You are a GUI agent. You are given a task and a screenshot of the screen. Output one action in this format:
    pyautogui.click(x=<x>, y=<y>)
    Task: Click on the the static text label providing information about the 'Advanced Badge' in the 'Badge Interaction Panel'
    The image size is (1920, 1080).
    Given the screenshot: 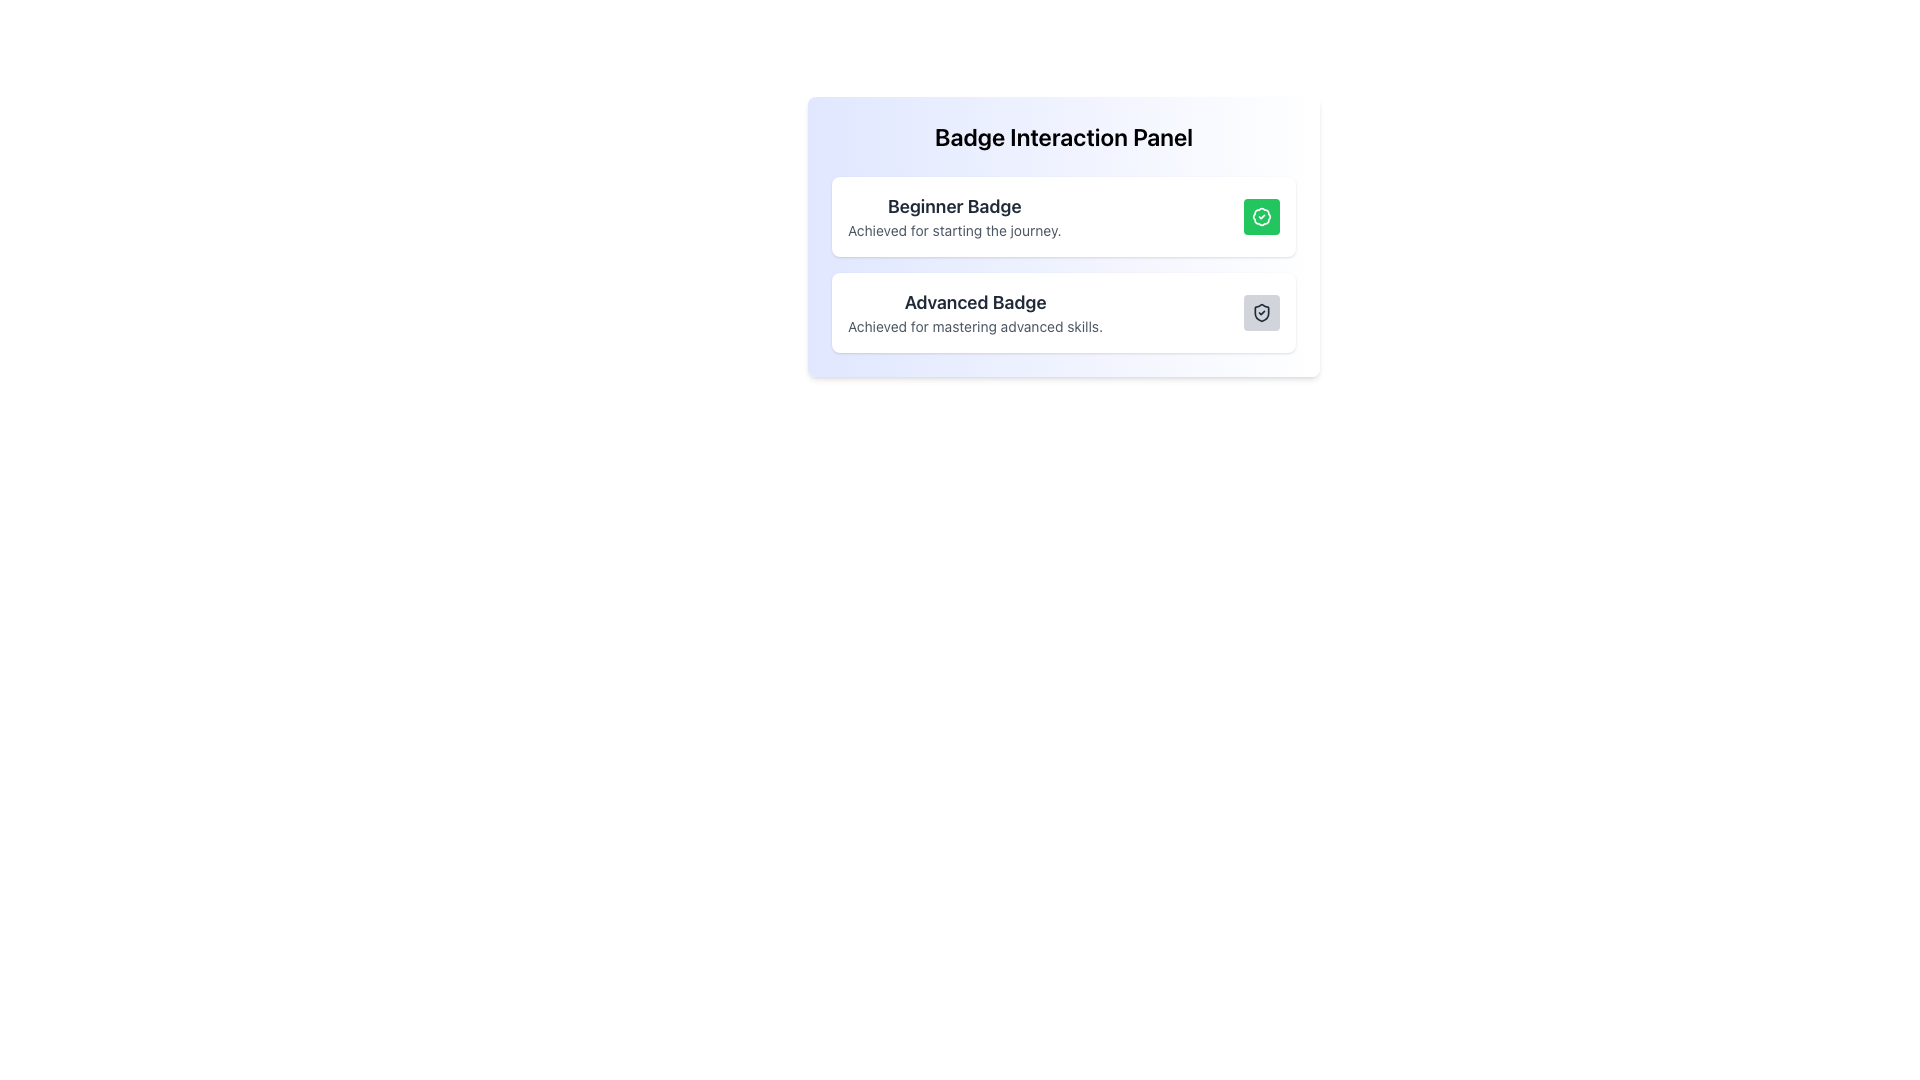 What is the action you would take?
    pyautogui.click(x=975, y=326)
    